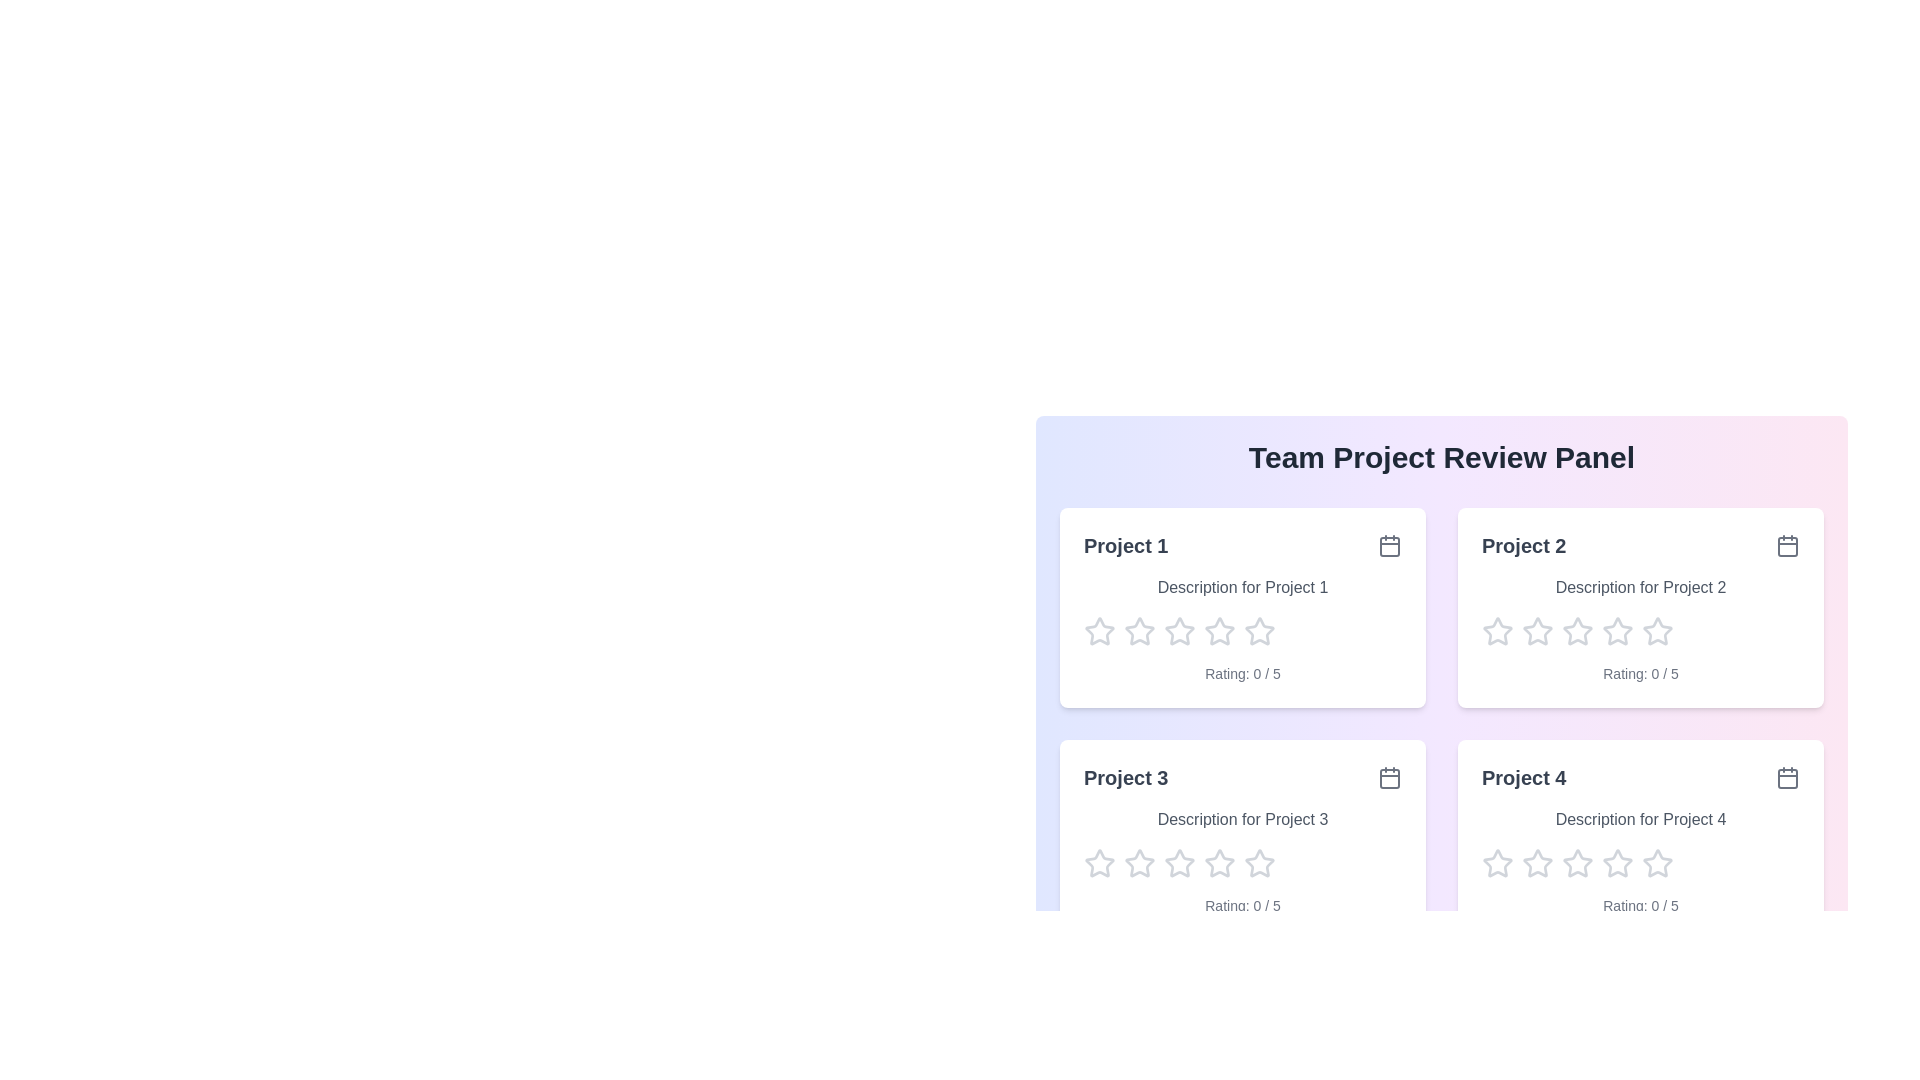 This screenshot has width=1920, height=1080. What do you see at coordinates (1258, 632) in the screenshot?
I see `the star corresponding to 5 to preview the rating effect` at bounding box center [1258, 632].